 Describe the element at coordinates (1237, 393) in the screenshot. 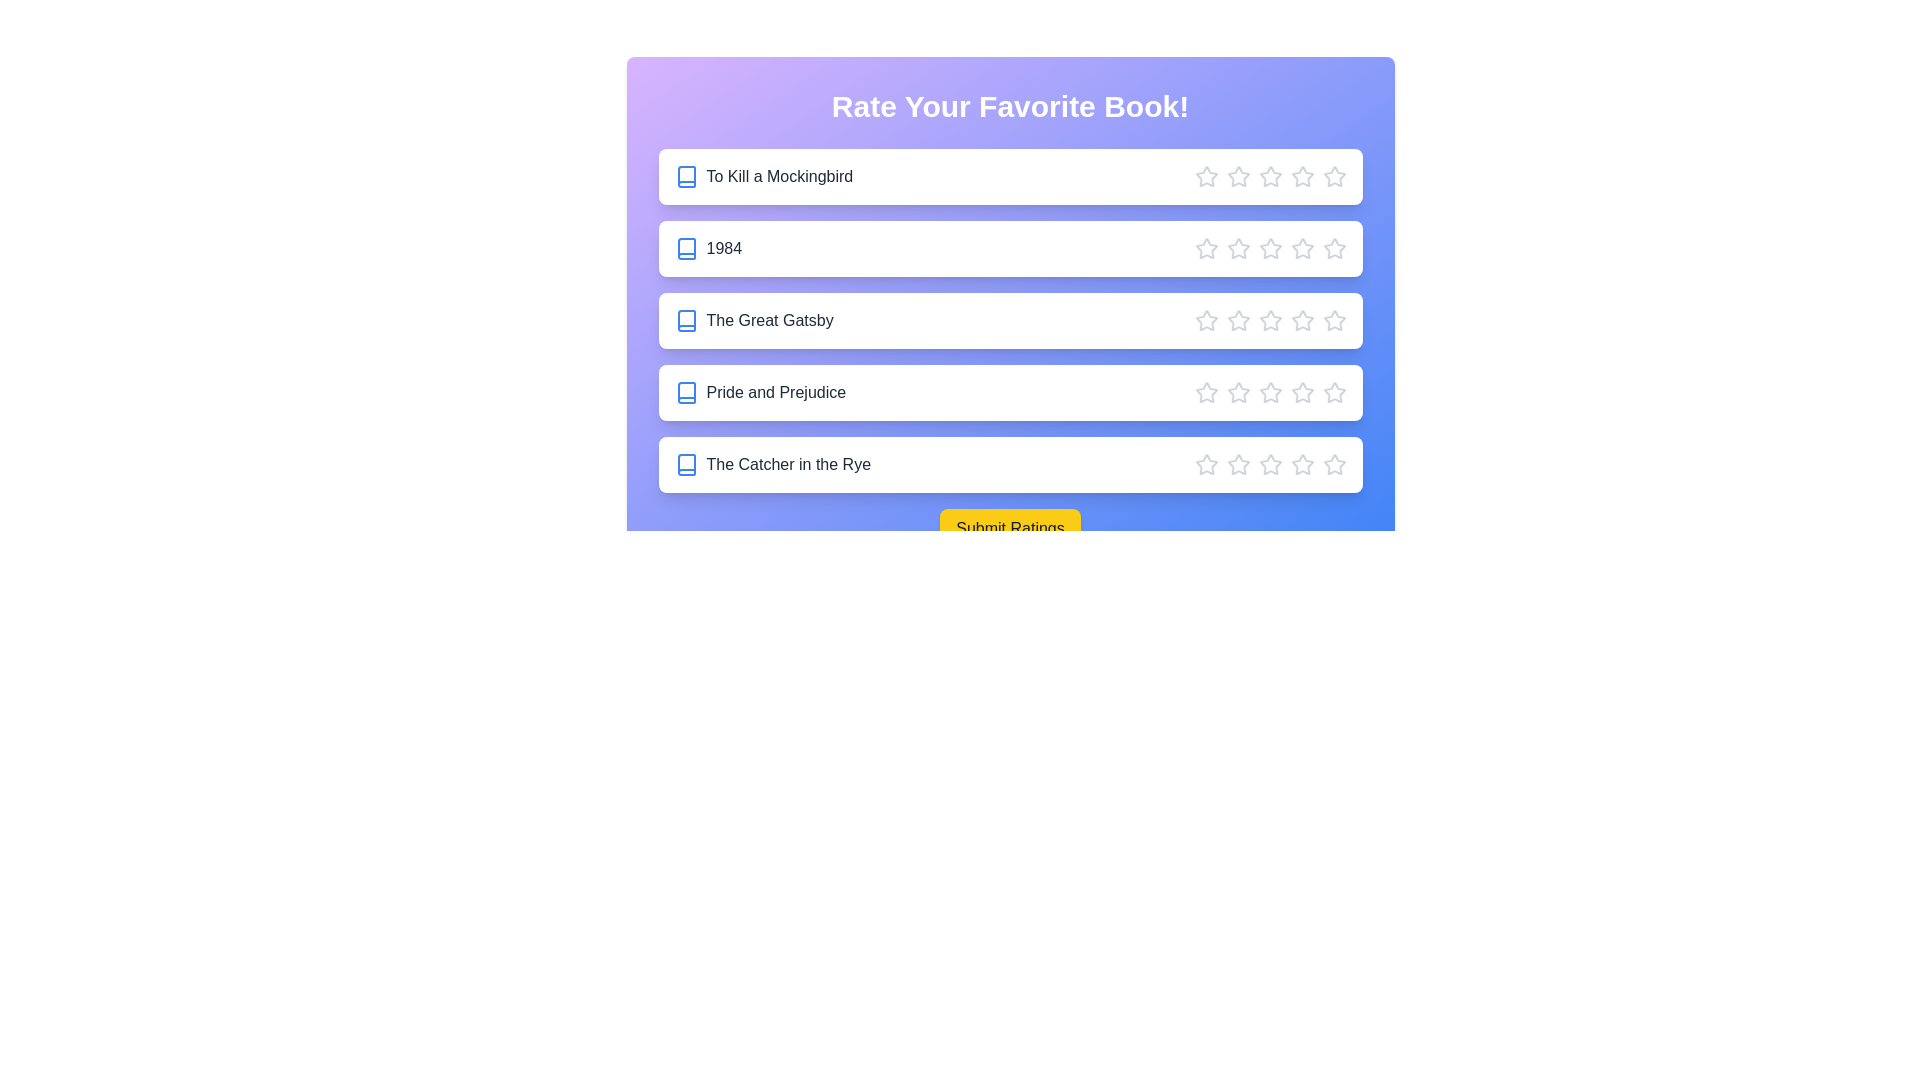

I see `the star corresponding to 2 stars for the book Pride and Prejudice` at that location.